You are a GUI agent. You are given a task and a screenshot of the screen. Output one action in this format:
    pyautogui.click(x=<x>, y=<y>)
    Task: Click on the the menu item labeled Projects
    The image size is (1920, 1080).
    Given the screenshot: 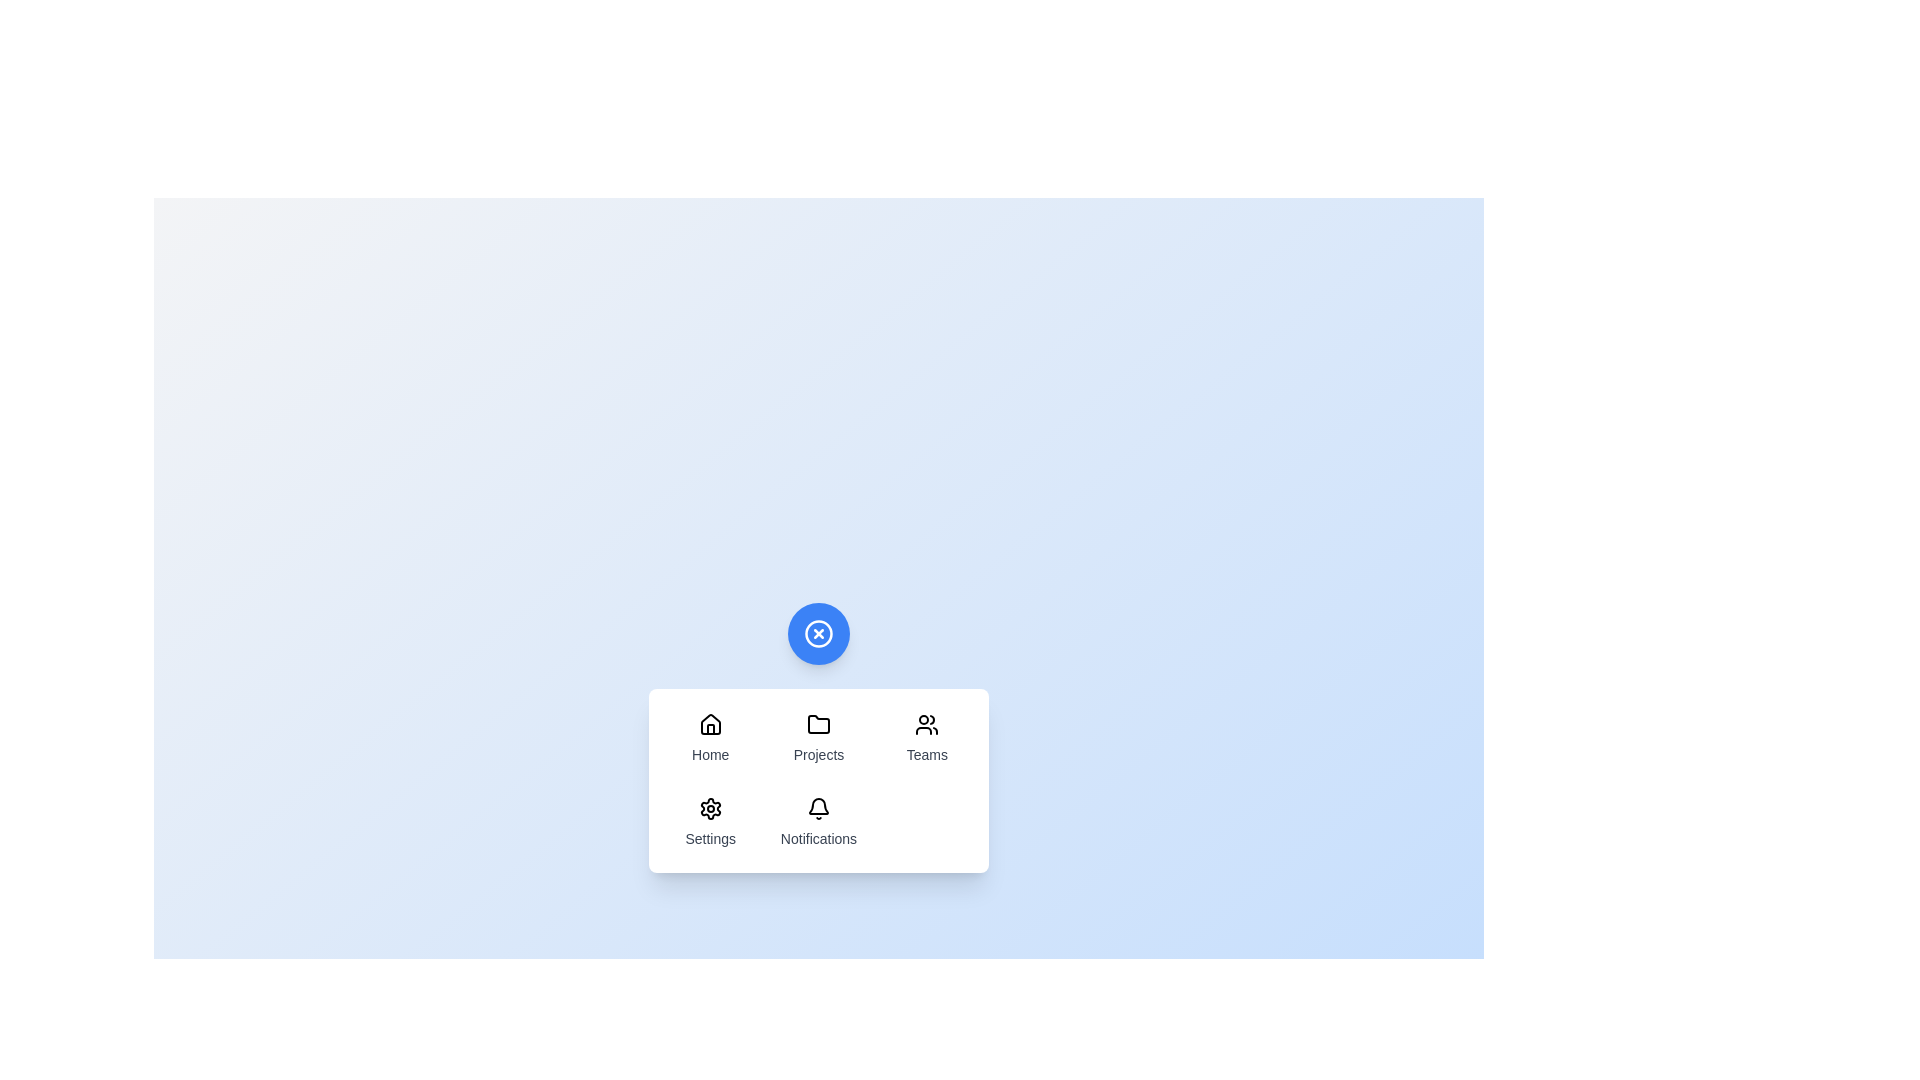 What is the action you would take?
    pyautogui.click(x=819, y=739)
    